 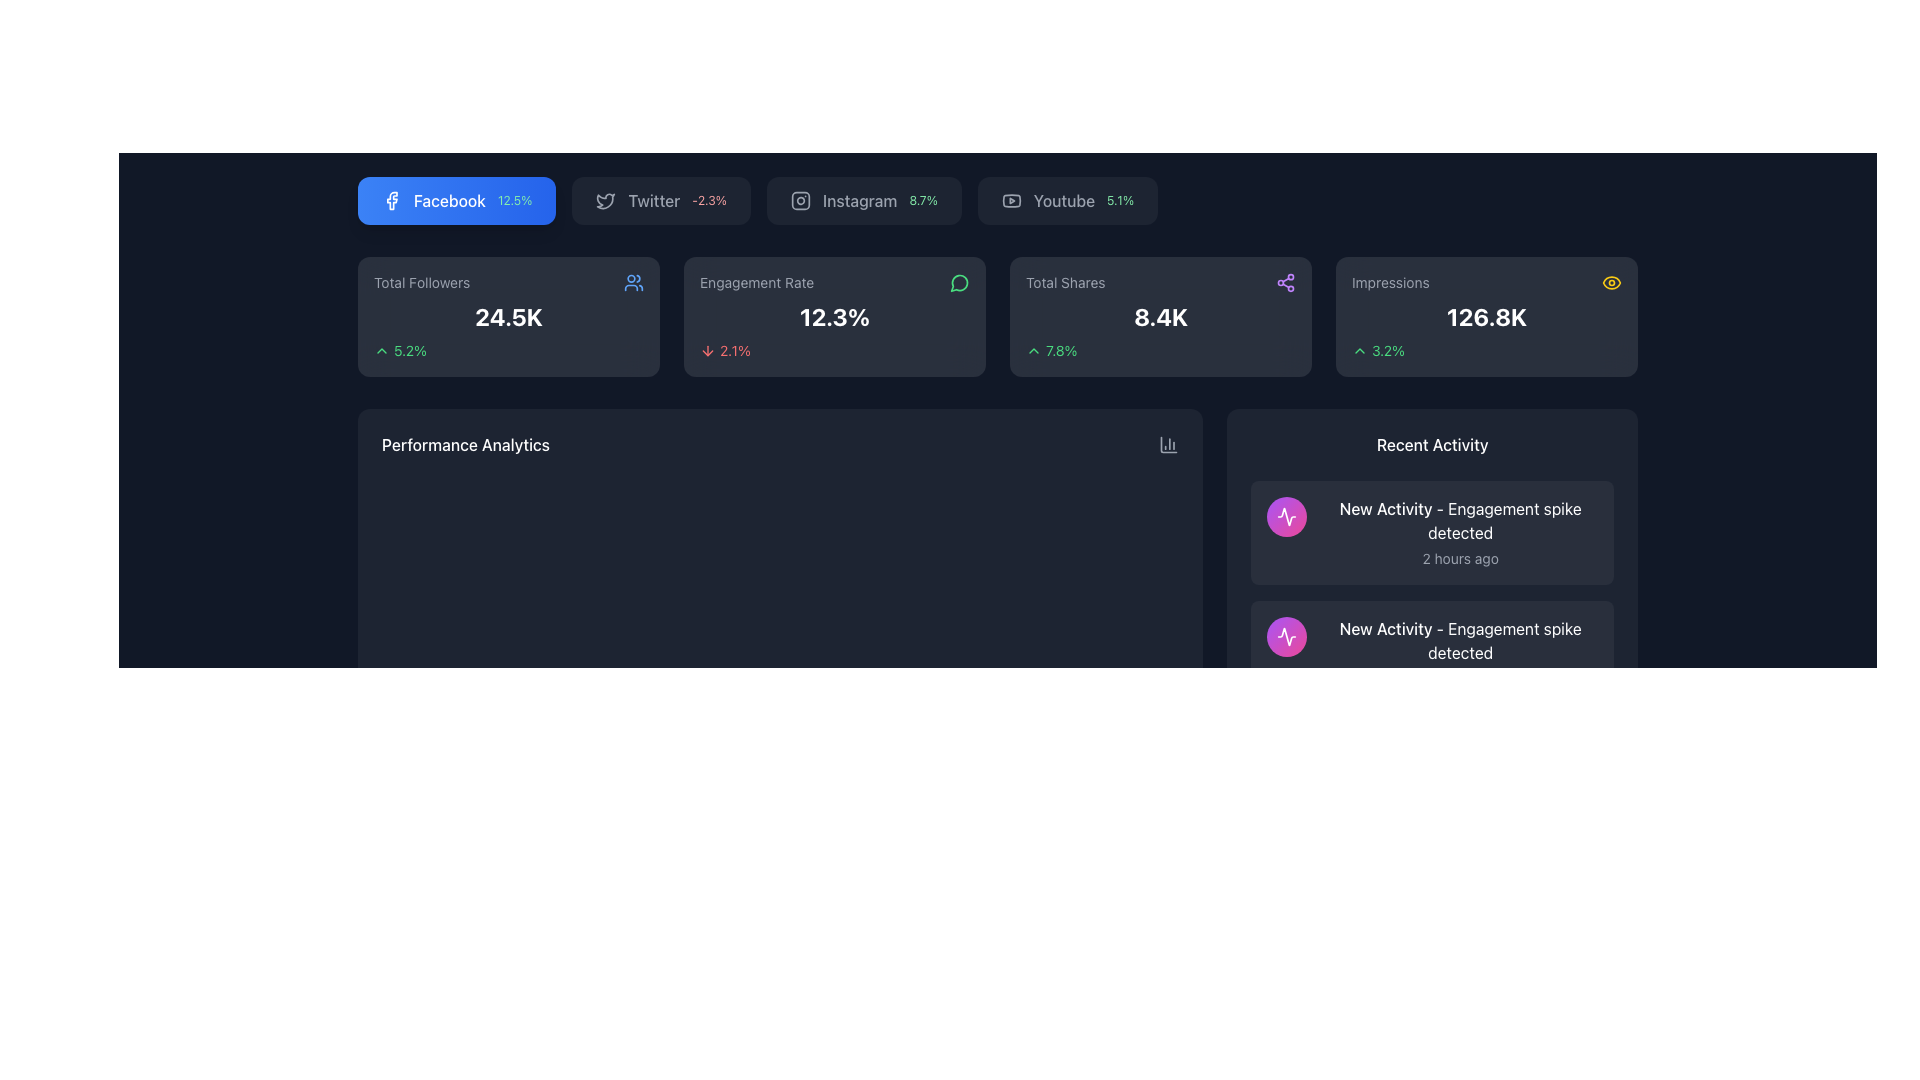 I want to click on the Text label displaying a percentage value next to the 'Instagram' label in the Instagram-related panel, so click(x=922, y=200).